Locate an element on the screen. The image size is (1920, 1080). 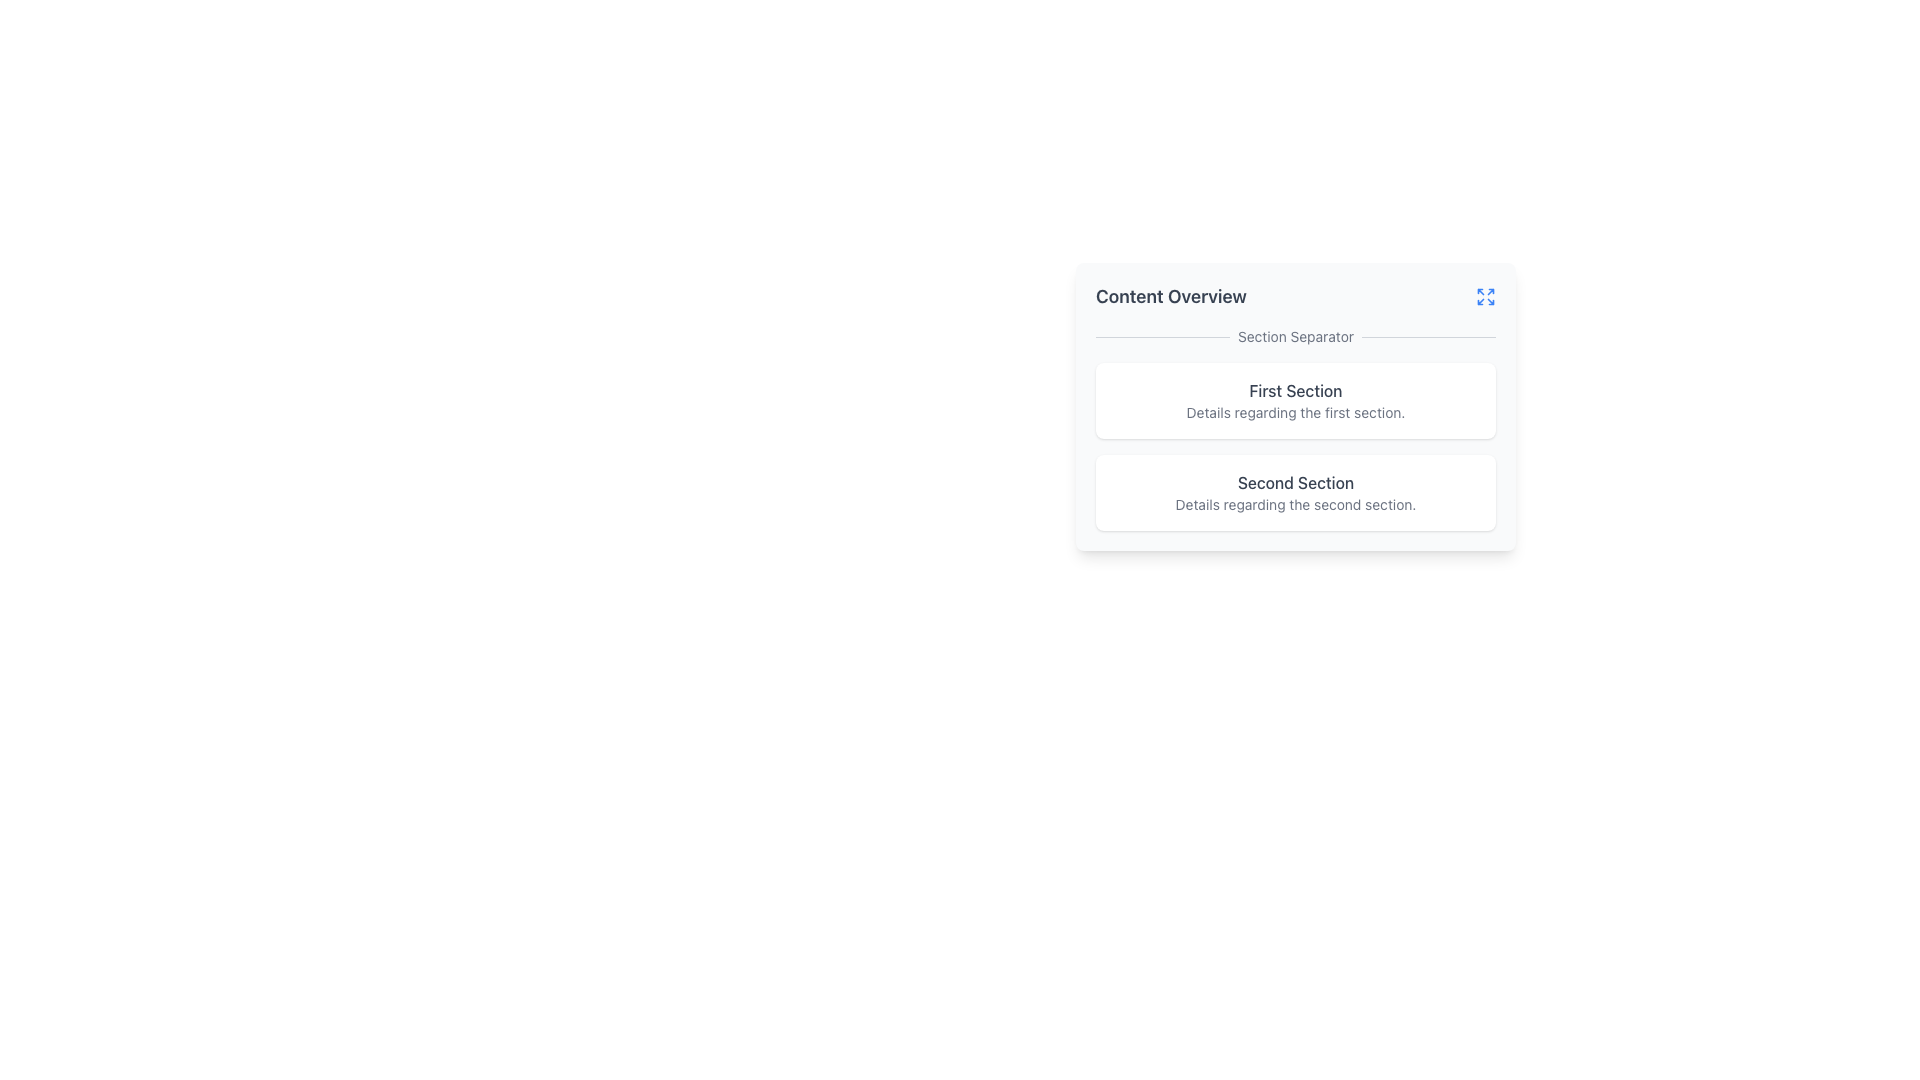
text content of the small, gray-colored text label that says 'Details regarding the first section.' located under the 'First Section' heading is located at coordinates (1296, 411).